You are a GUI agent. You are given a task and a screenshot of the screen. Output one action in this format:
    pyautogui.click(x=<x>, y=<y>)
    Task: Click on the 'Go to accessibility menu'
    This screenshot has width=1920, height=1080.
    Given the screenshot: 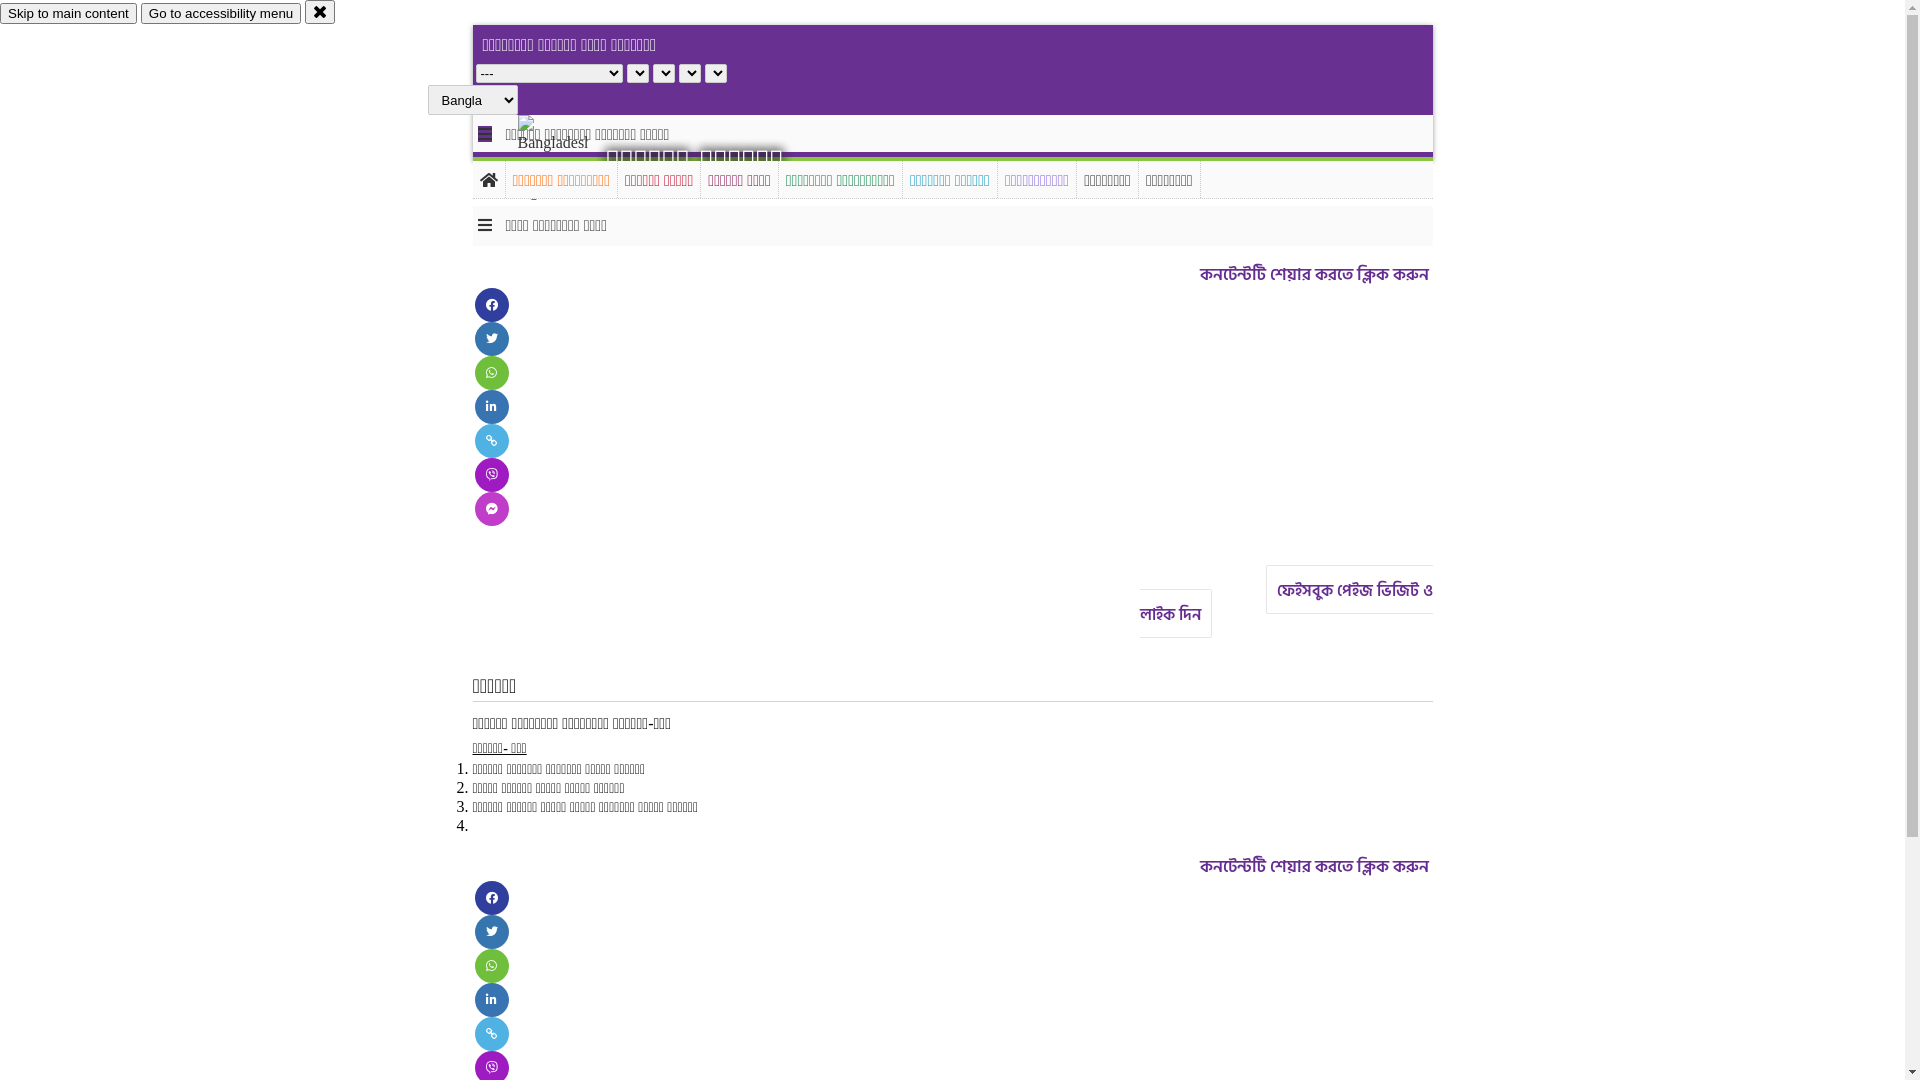 What is the action you would take?
    pyautogui.click(x=220, y=13)
    